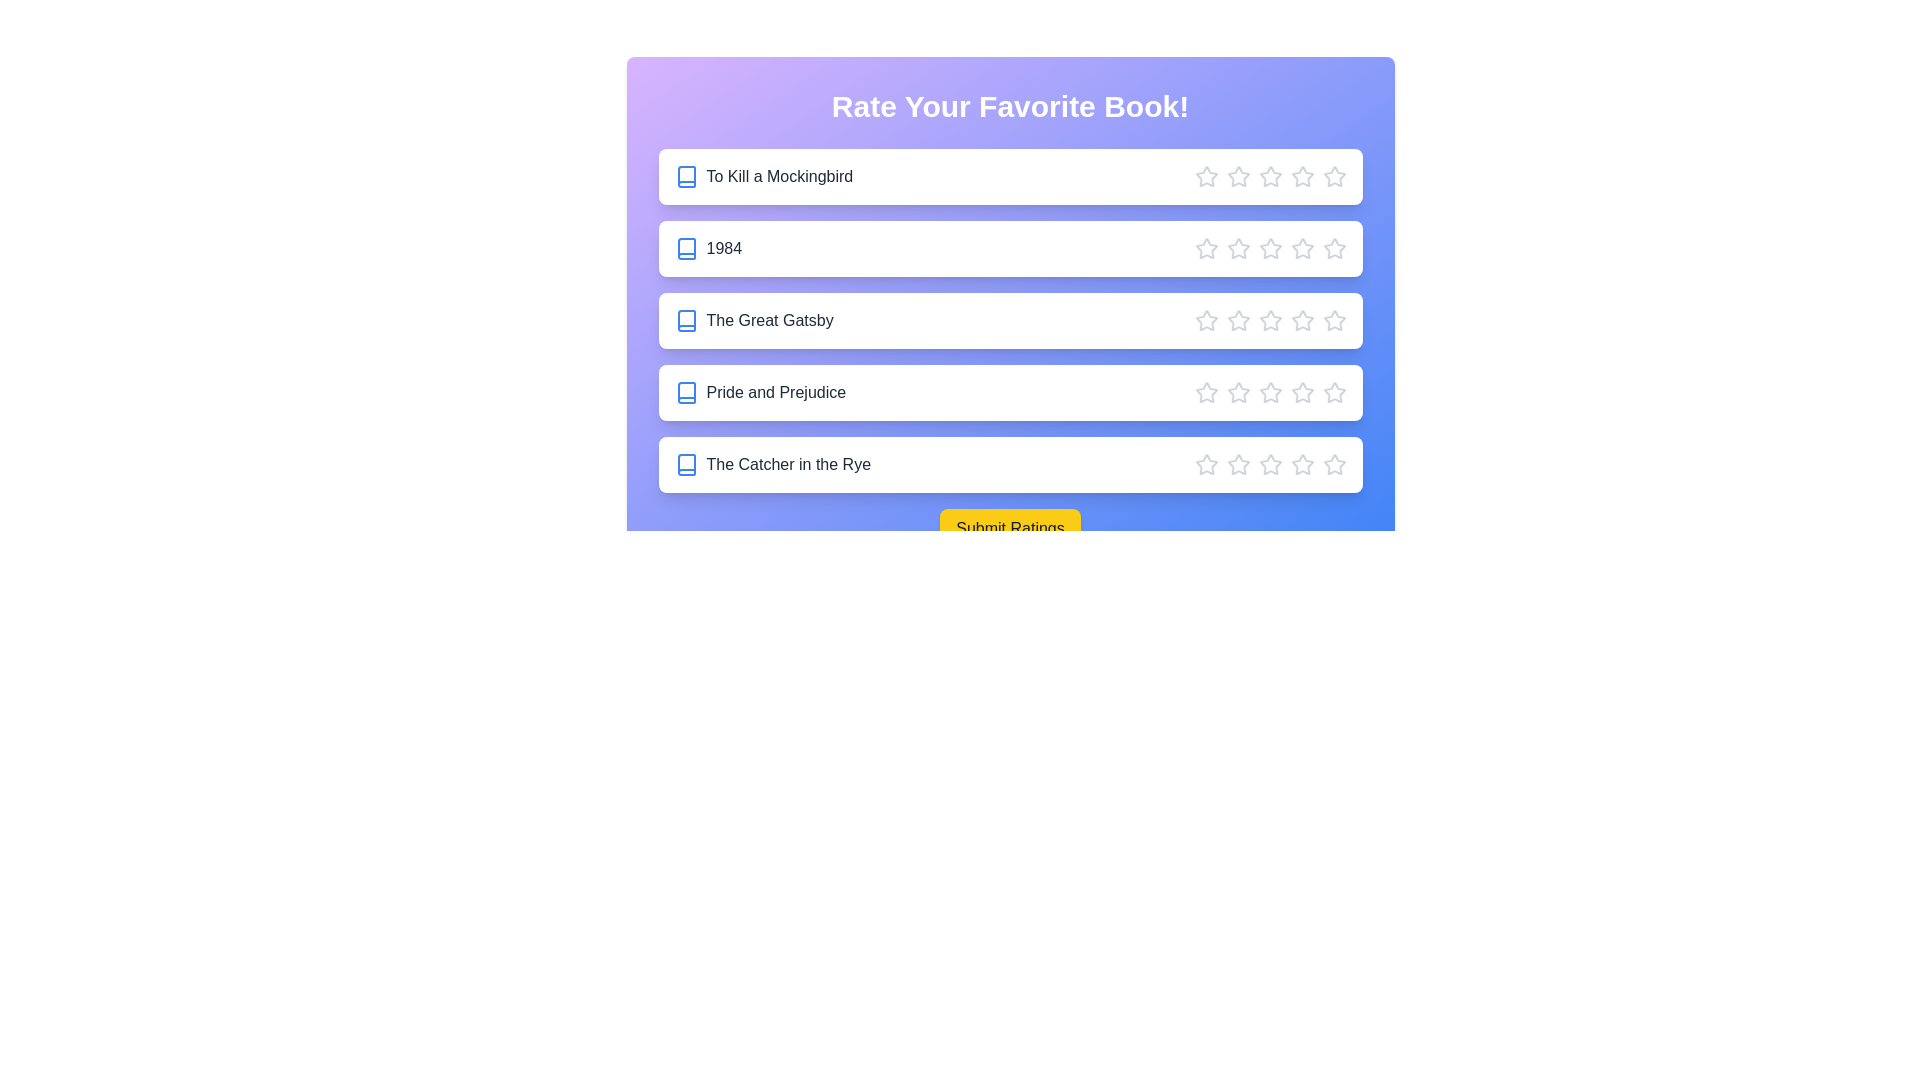  What do you see at coordinates (1334, 465) in the screenshot?
I see `the star corresponding to 5 stars for the book 'The Catcher in the Rye'` at bounding box center [1334, 465].